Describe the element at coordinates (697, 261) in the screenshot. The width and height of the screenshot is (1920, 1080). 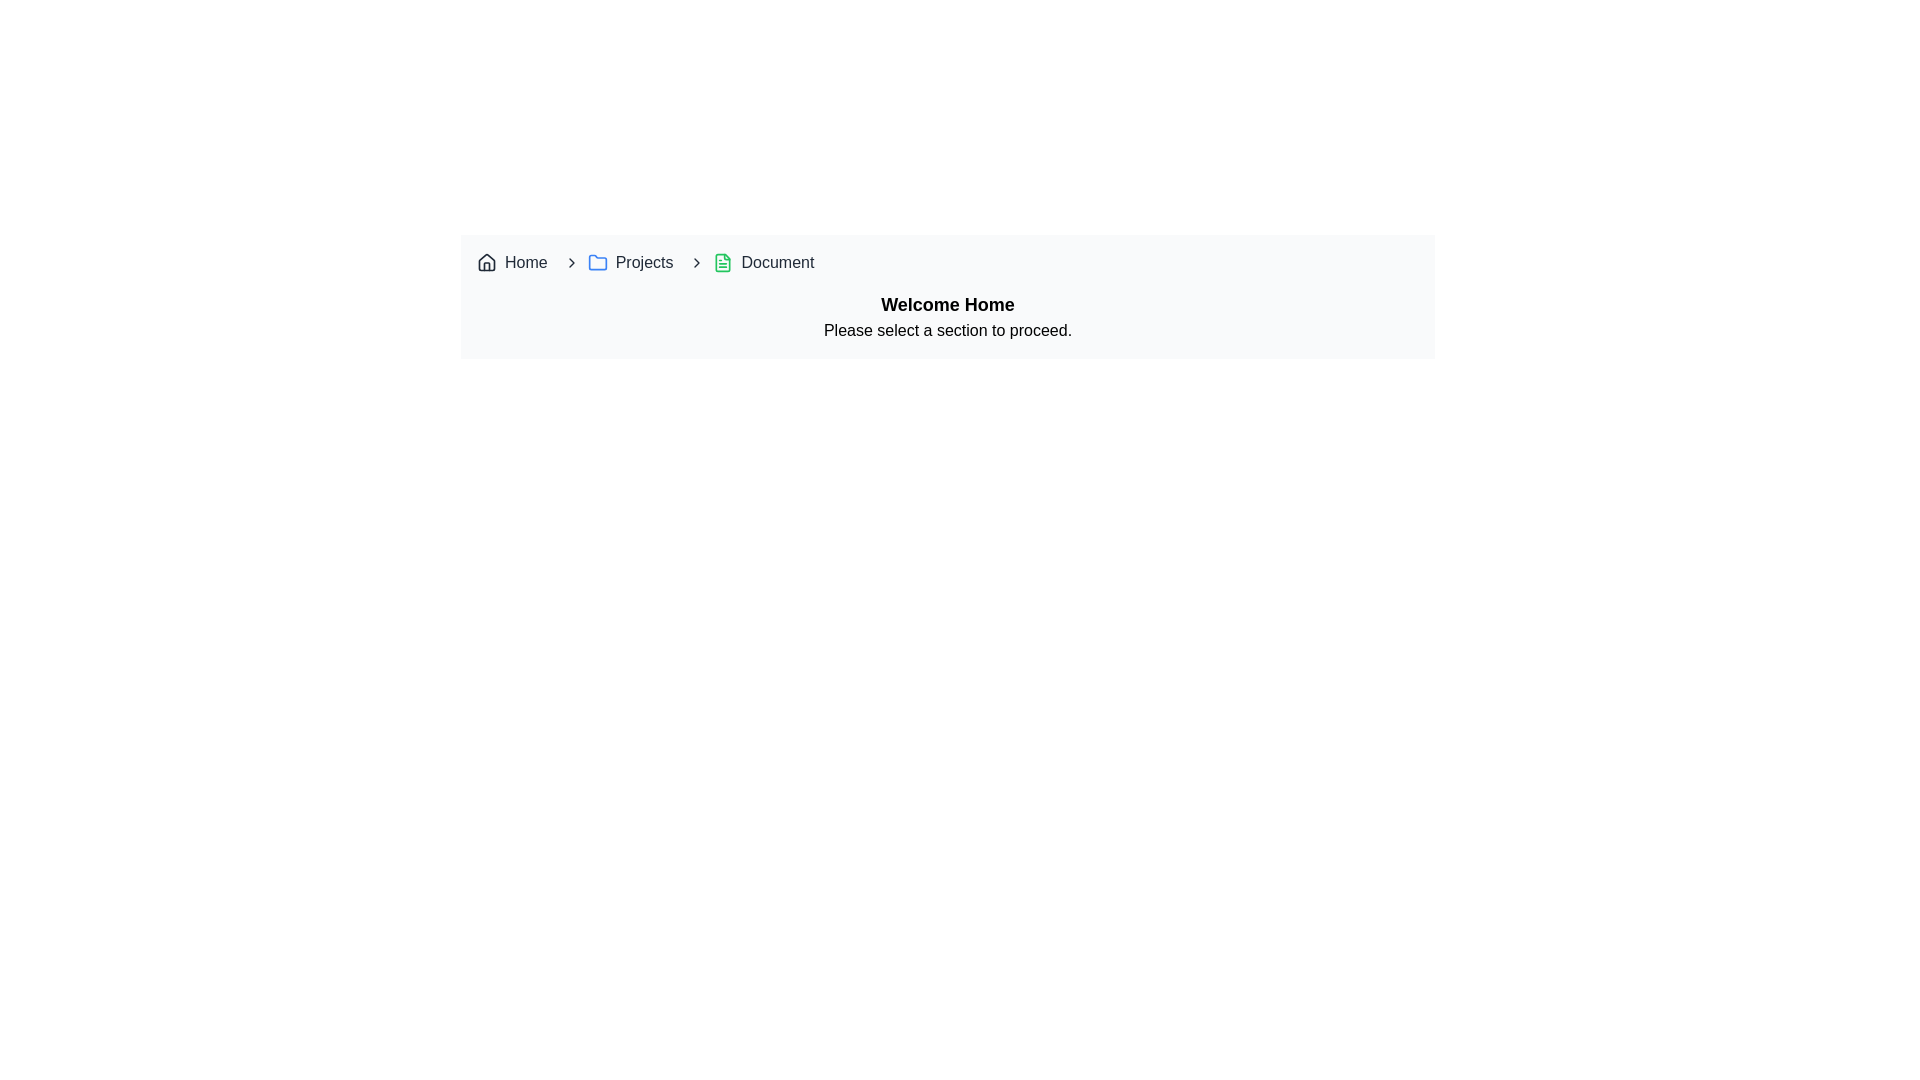
I see `third chevron SVG icon in the breadcrumb navigation UI, which indicates a transition between 'Projects' and 'Document'` at that location.